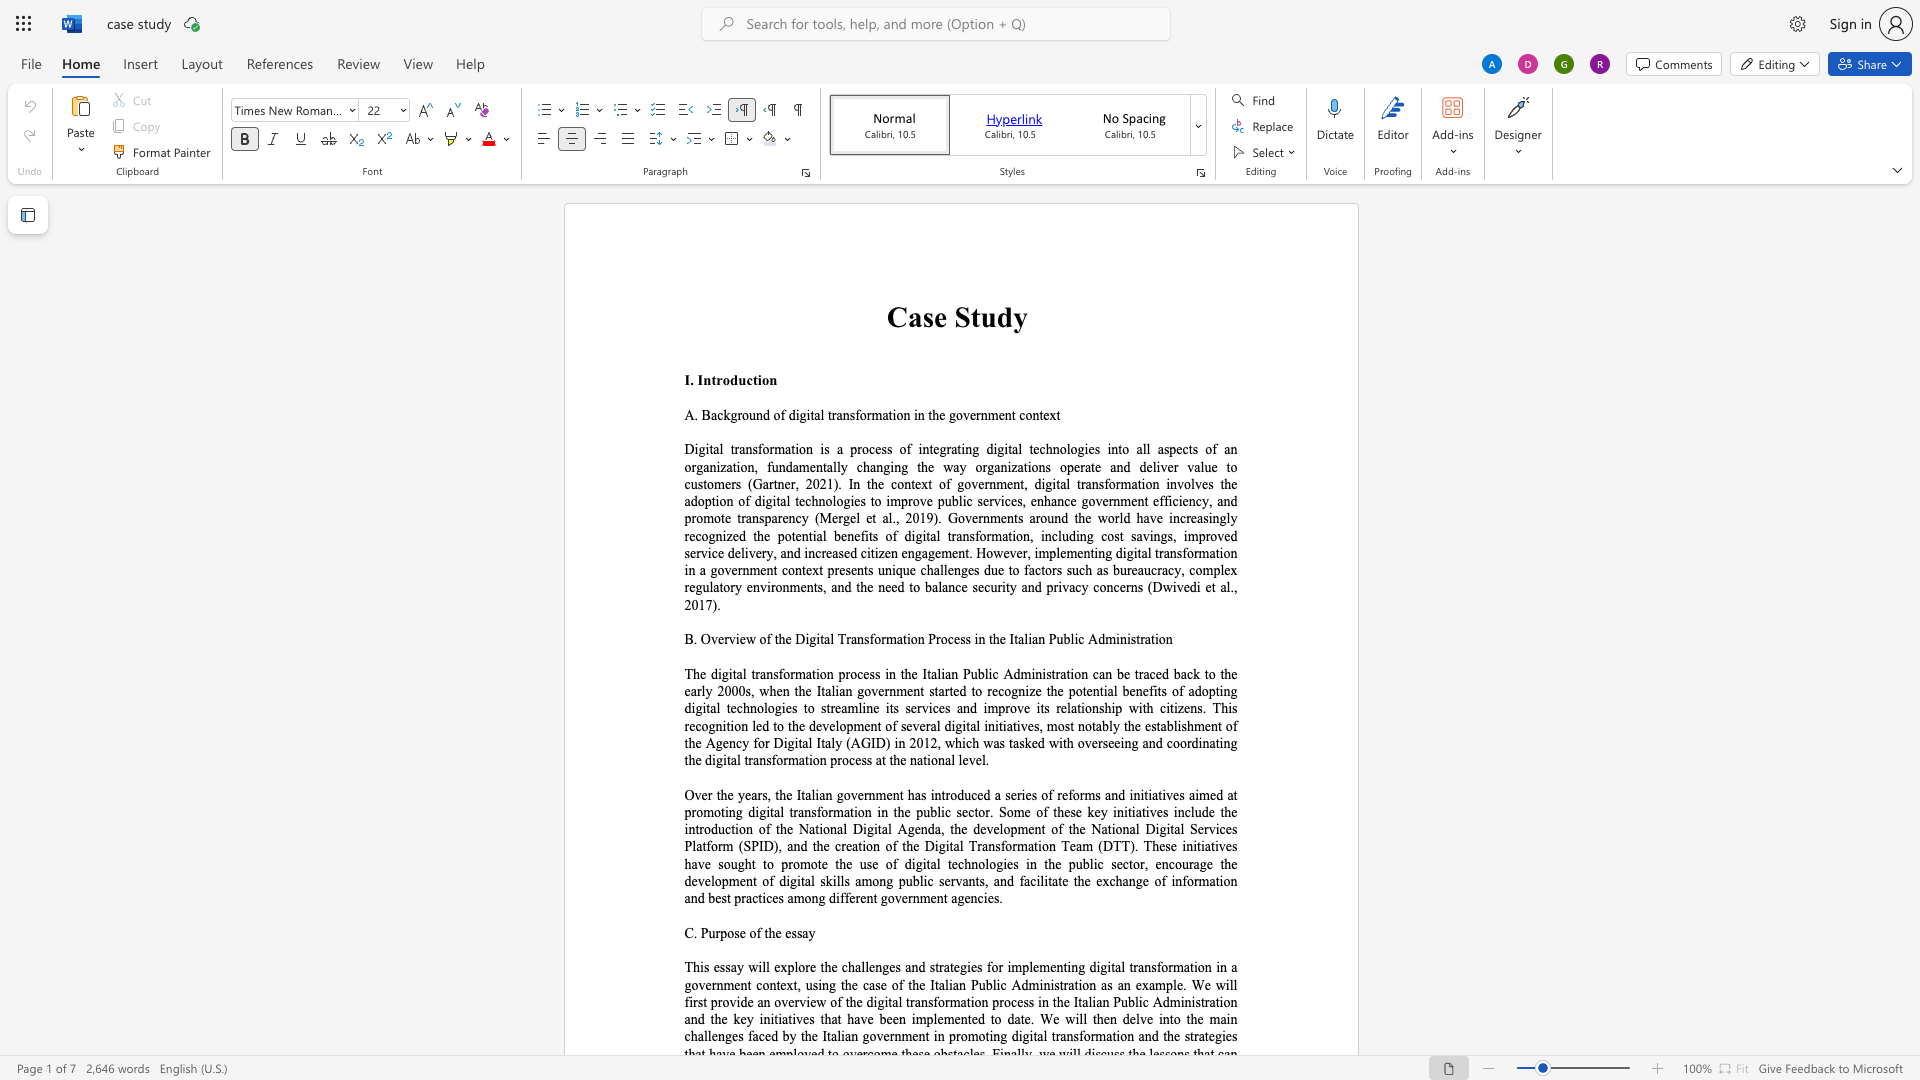  Describe the element at coordinates (793, 414) in the screenshot. I see `the space between the continuous character "d" and "i" in the text` at that location.